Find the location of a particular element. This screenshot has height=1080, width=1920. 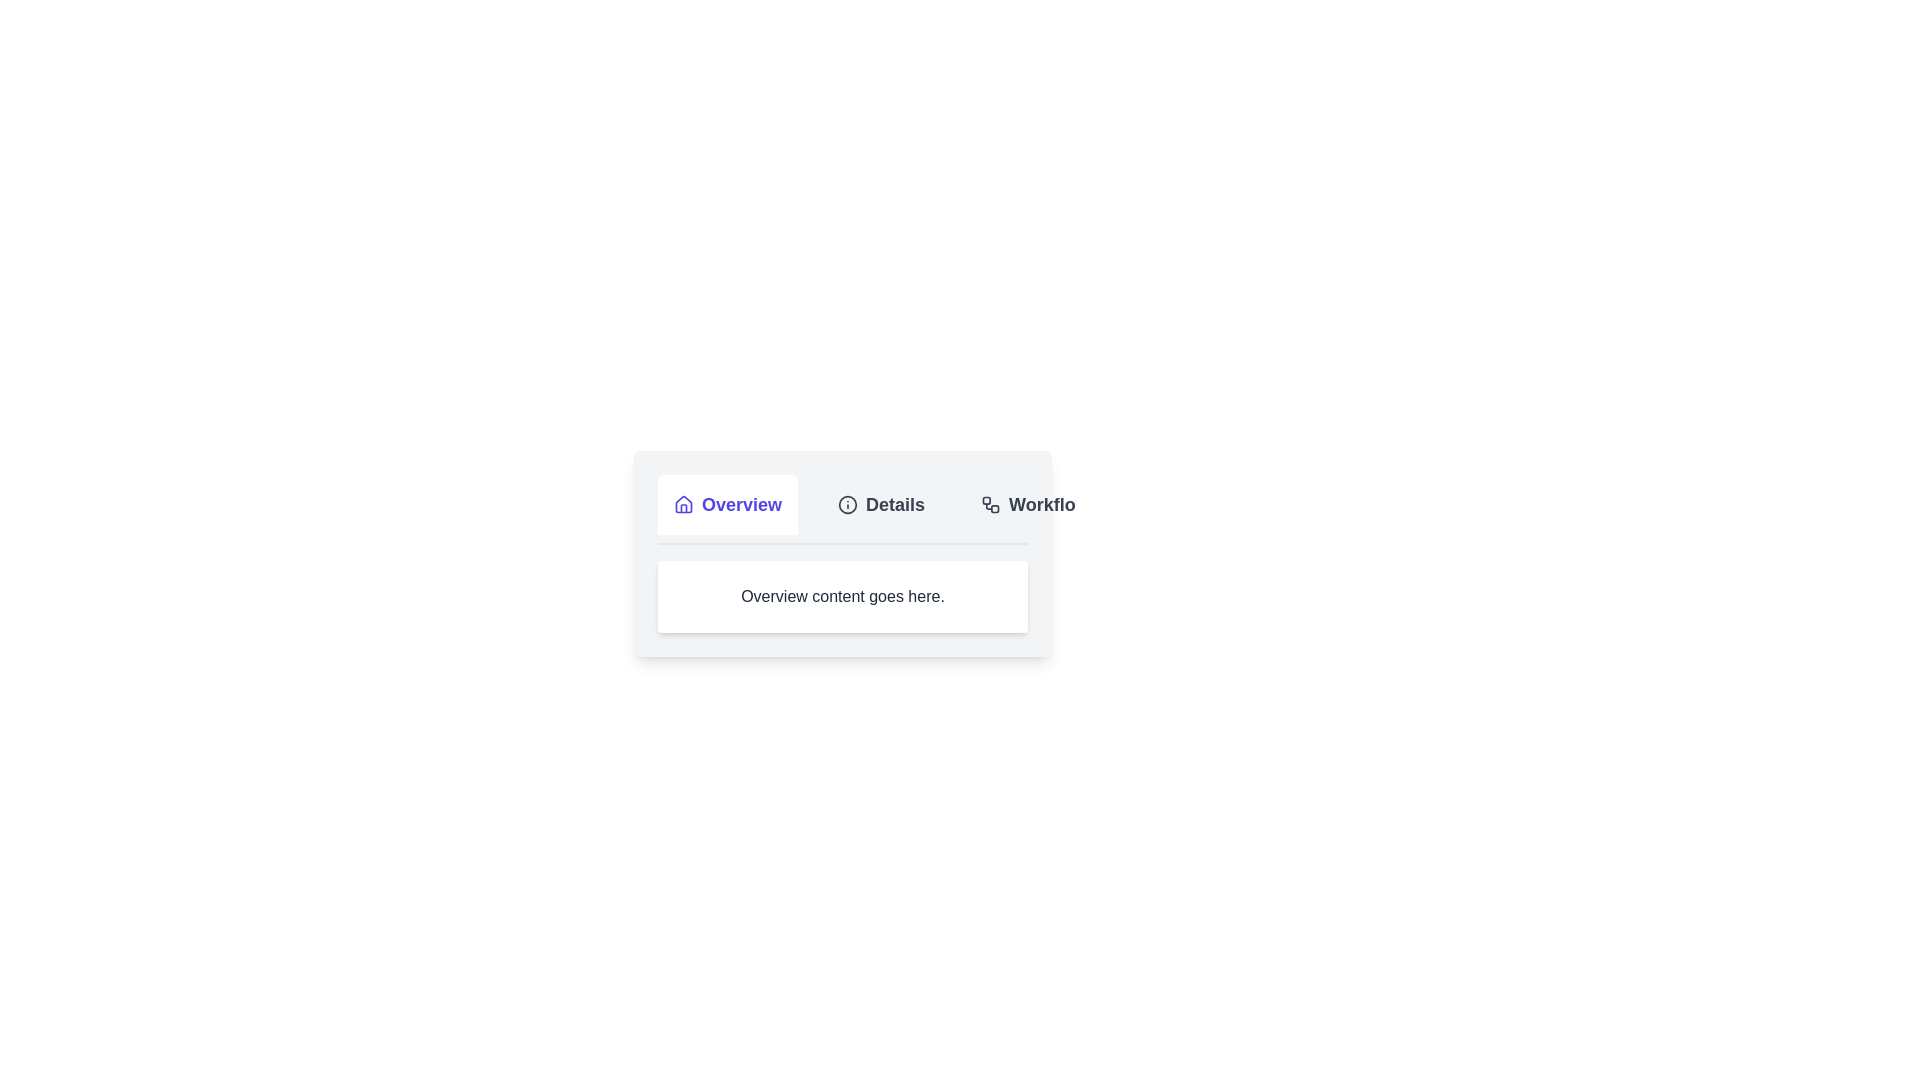

the 'Details' tab, which is the second tab in the horizontal navigation bar is located at coordinates (880, 504).